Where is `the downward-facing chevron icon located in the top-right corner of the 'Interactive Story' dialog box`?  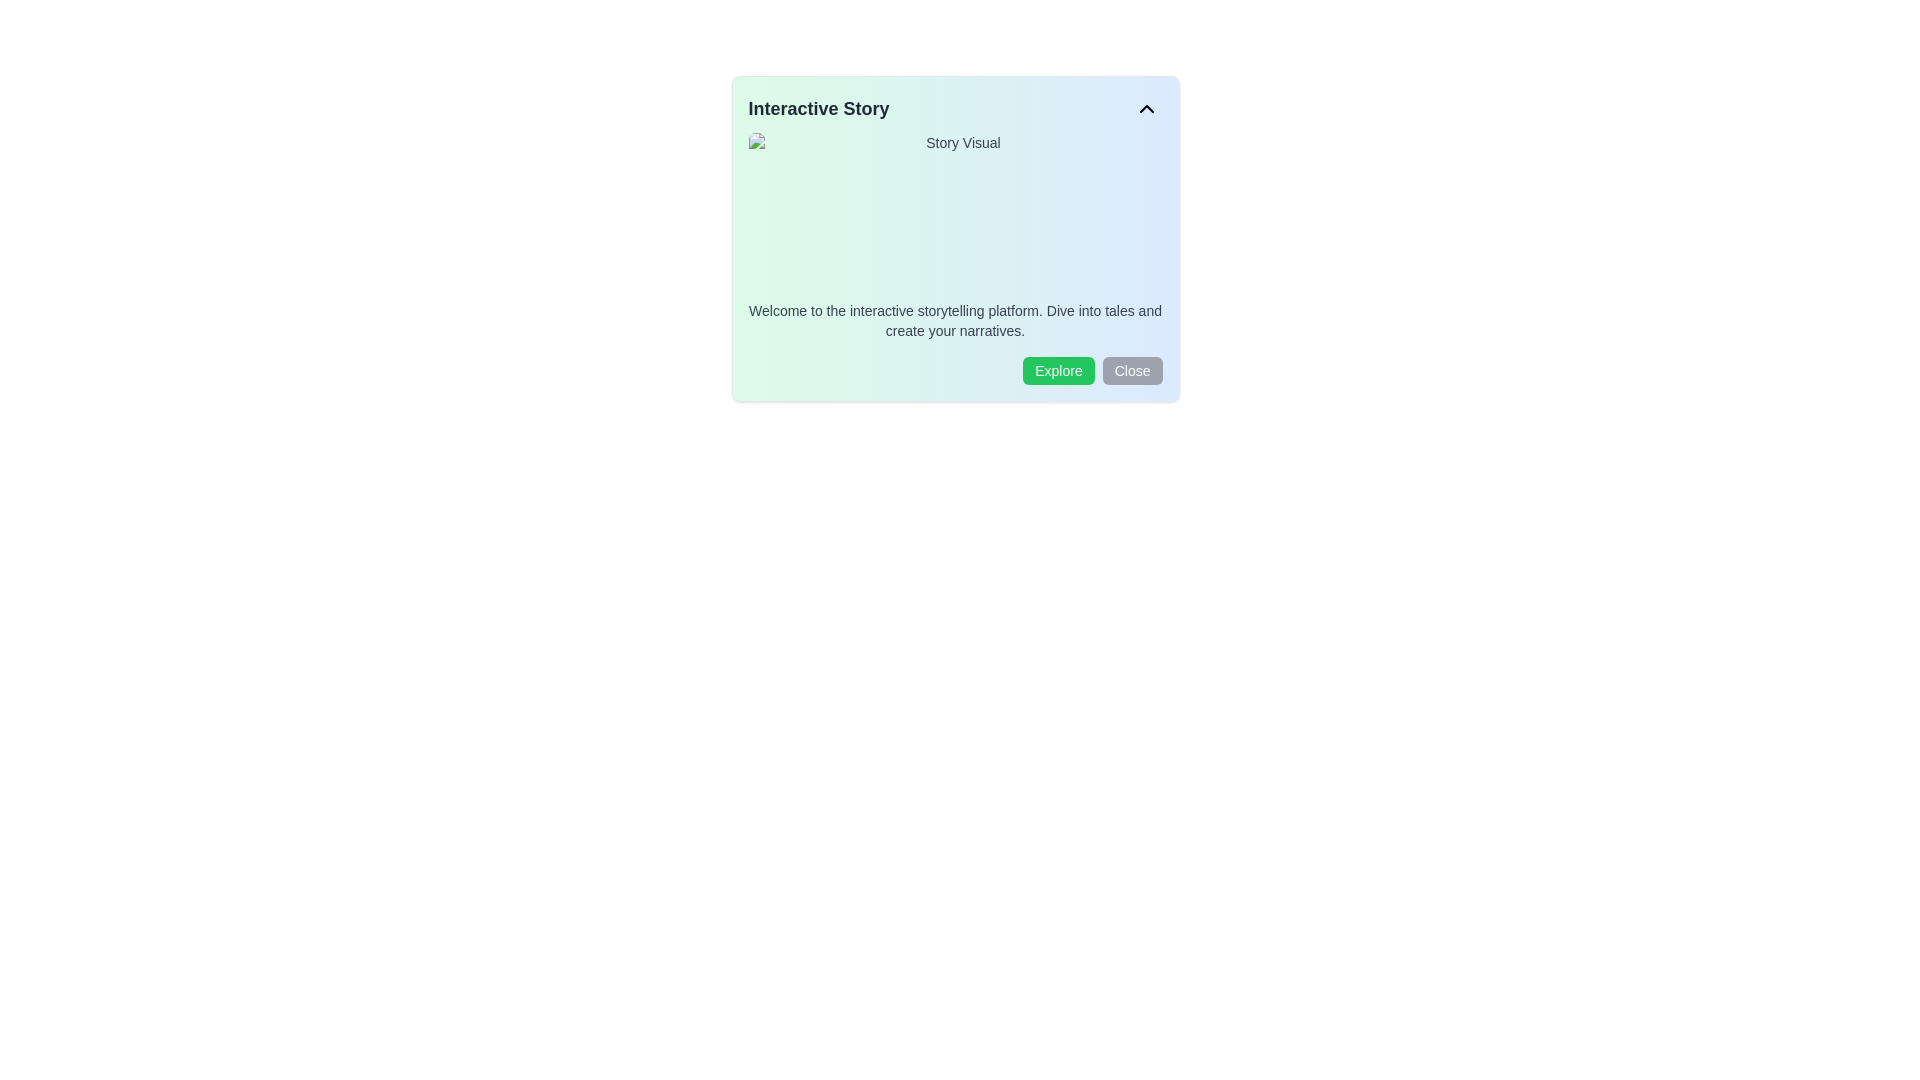
the downward-facing chevron icon located in the top-right corner of the 'Interactive Story' dialog box is located at coordinates (1146, 108).